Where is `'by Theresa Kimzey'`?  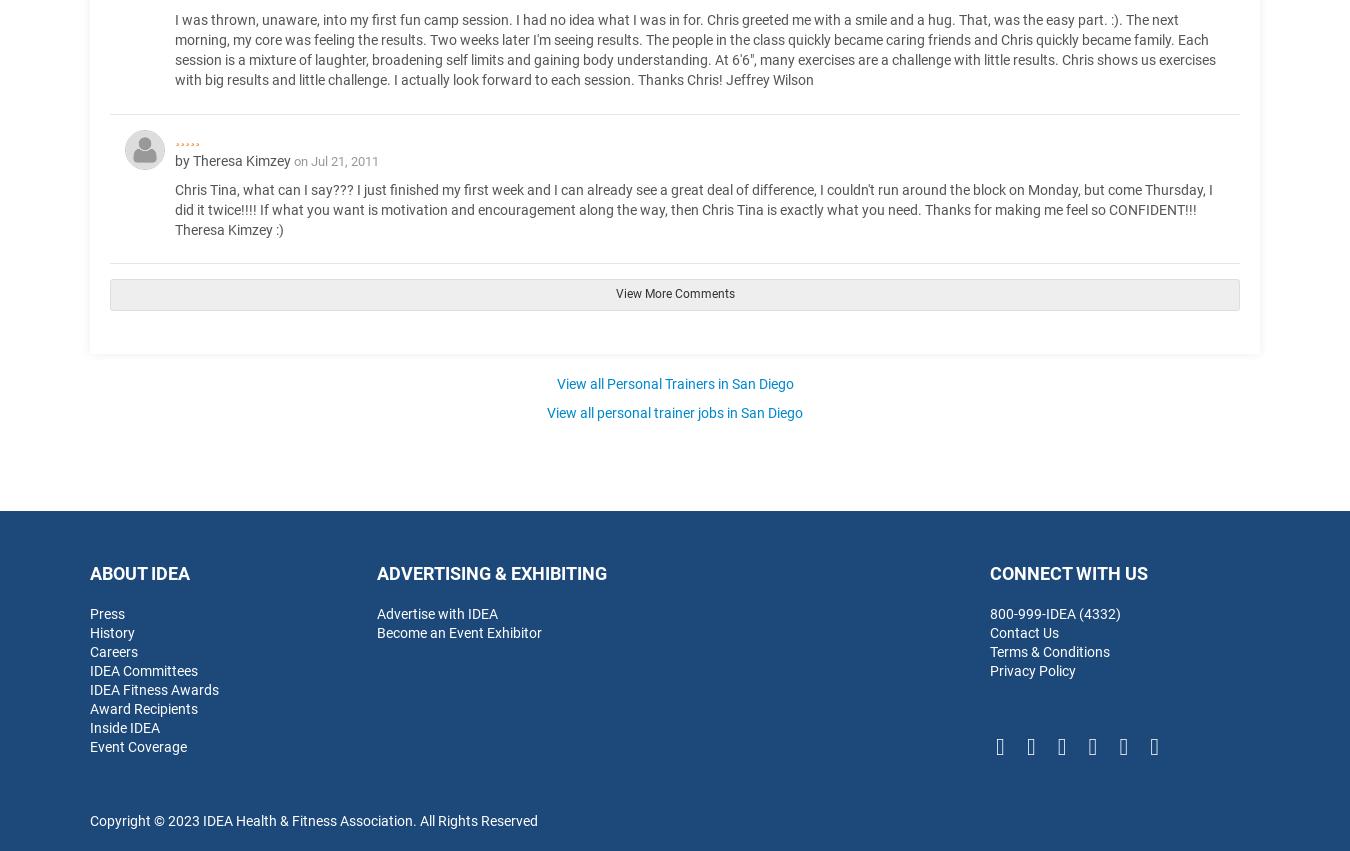
'by Theresa Kimzey' is located at coordinates (233, 160).